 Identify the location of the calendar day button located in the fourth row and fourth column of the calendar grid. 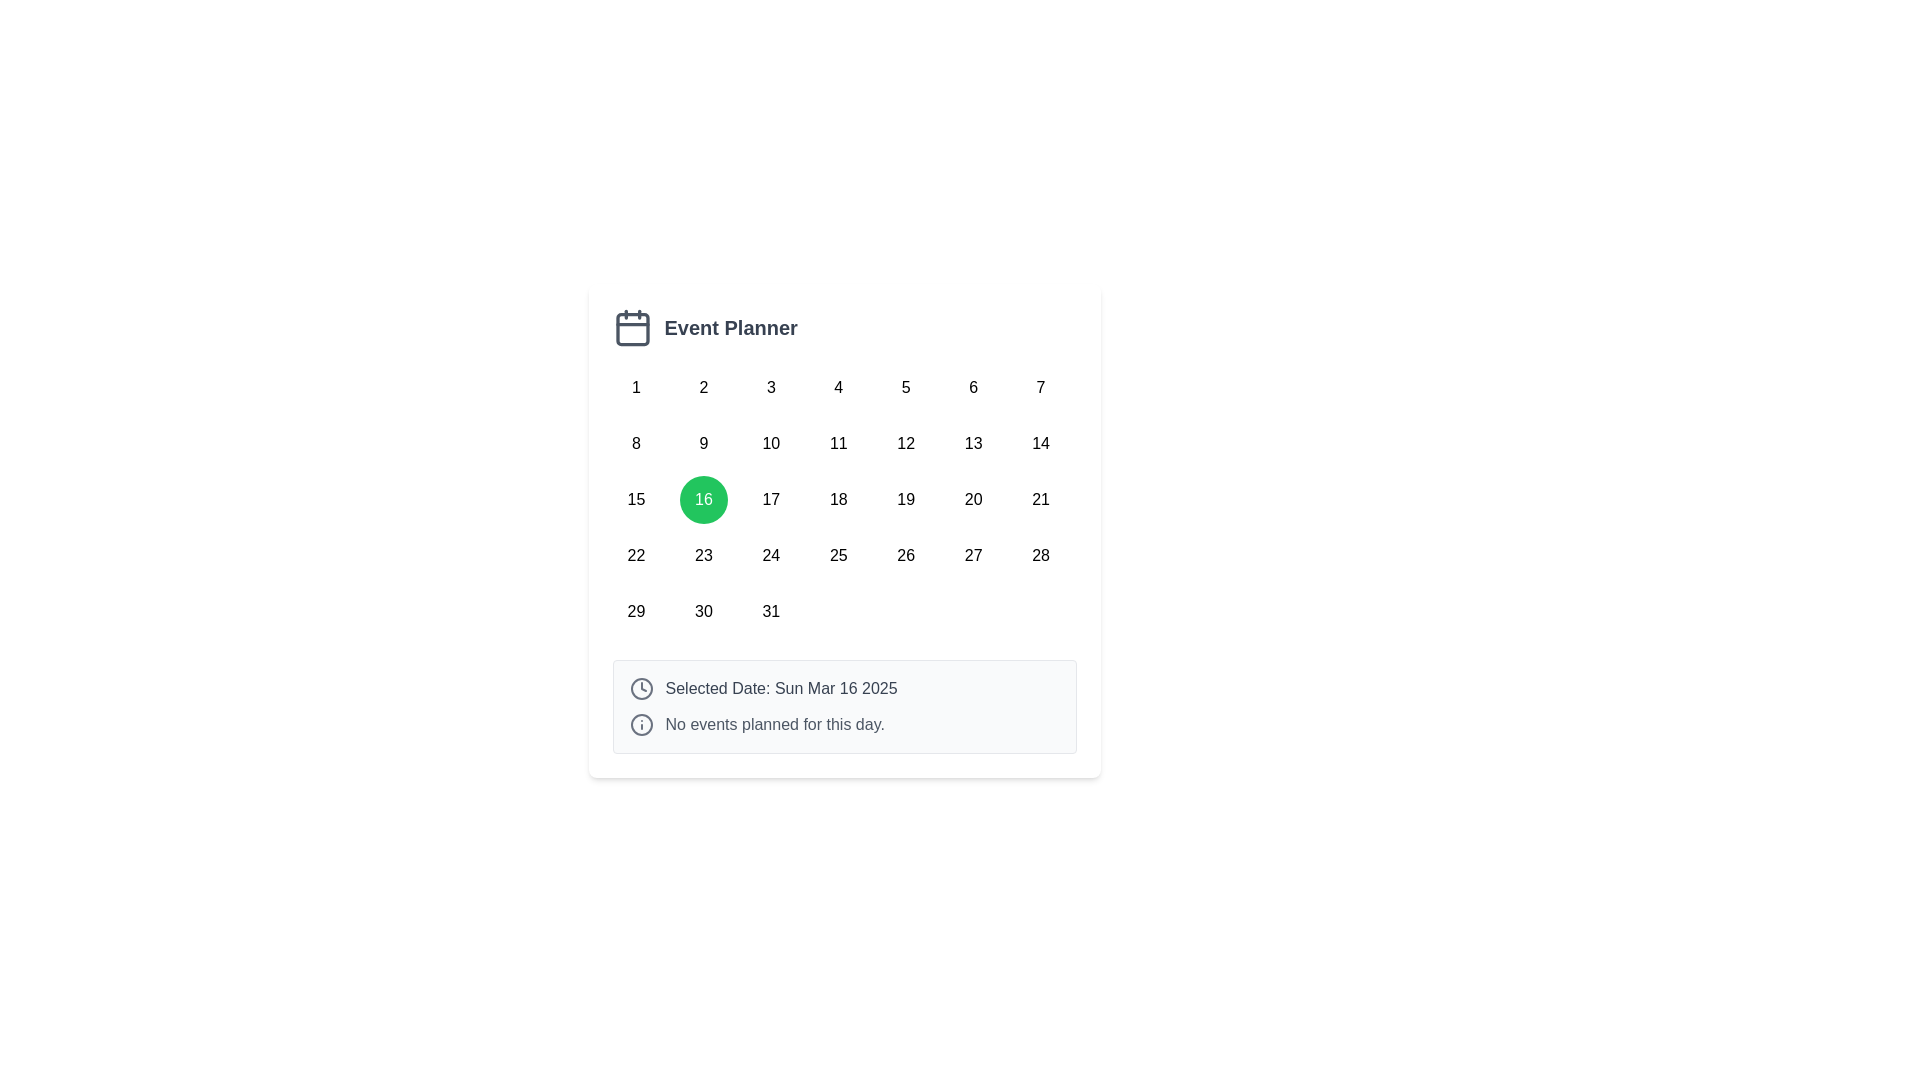
(838, 555).